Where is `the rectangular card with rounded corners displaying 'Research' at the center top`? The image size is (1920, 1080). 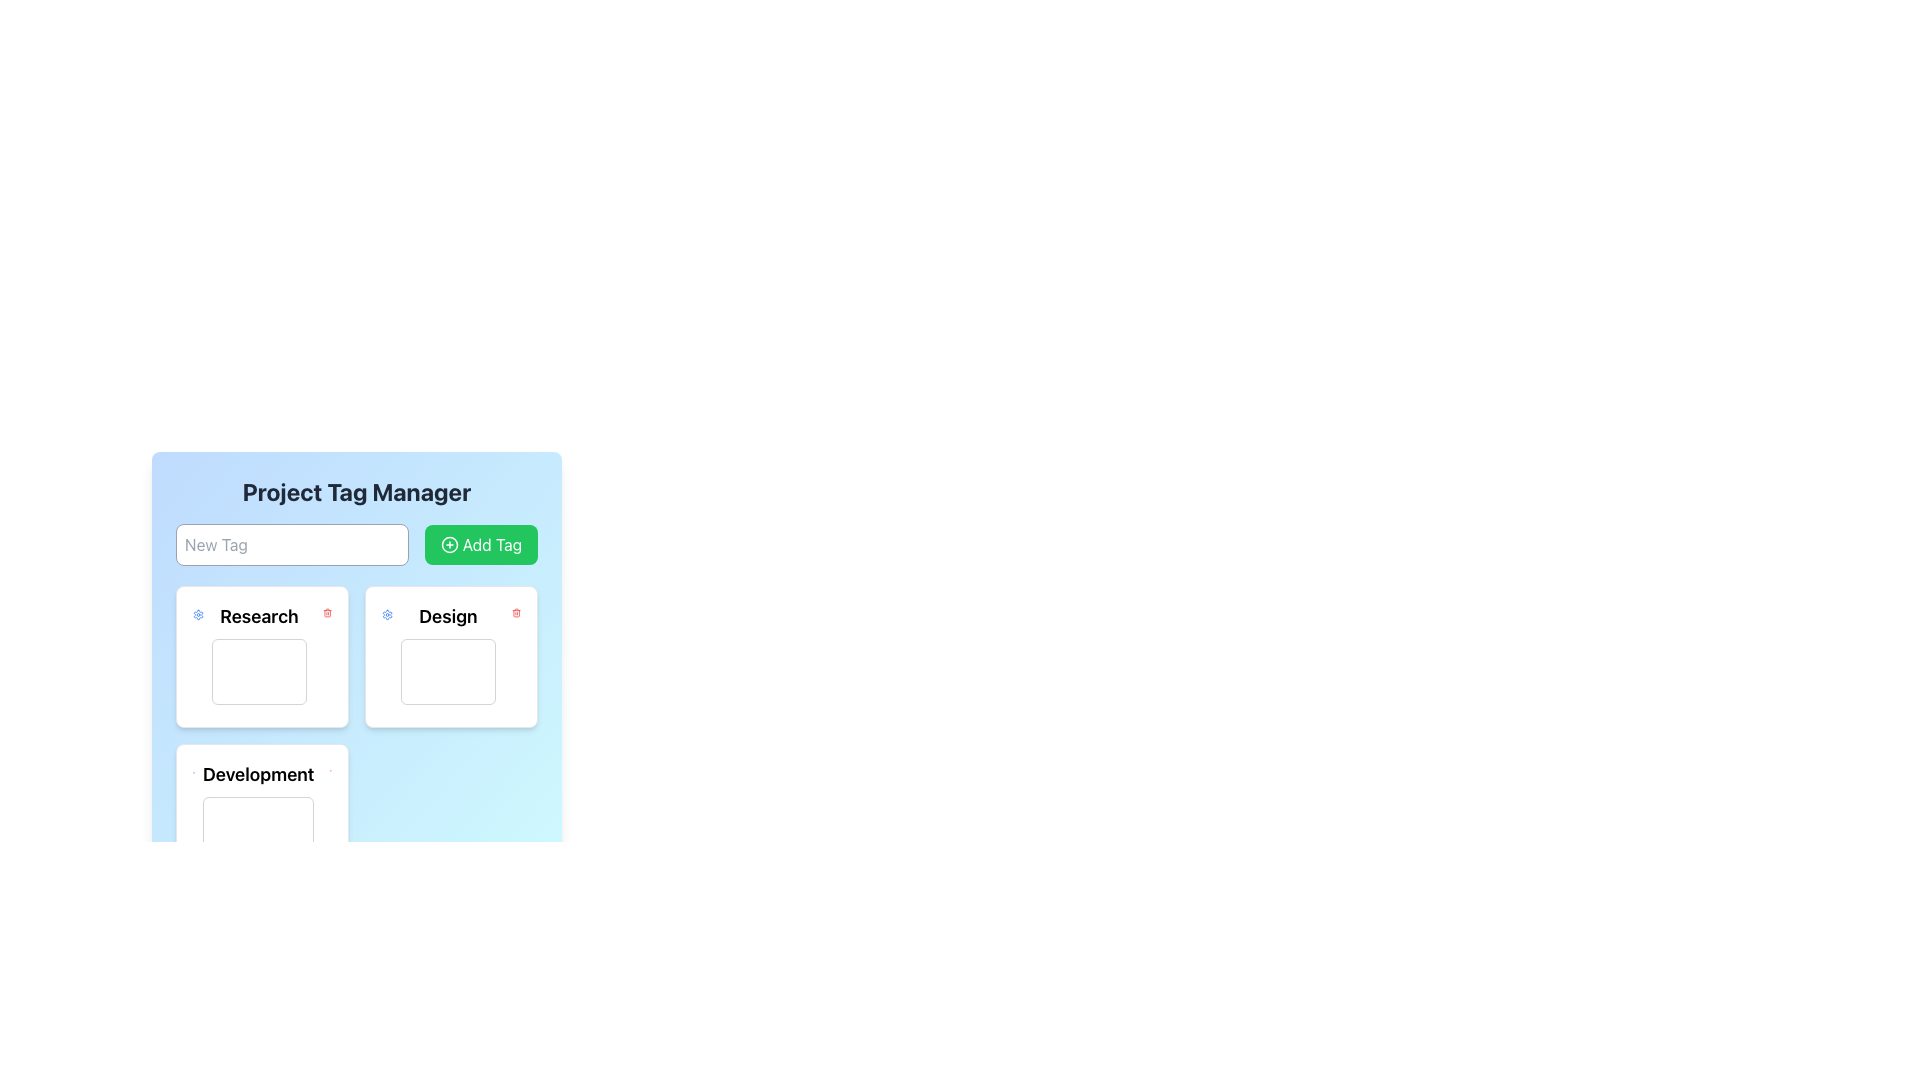
the rectangular card with rounded corners displaying 'Research' at the center top is located at coordinates (261, 656).